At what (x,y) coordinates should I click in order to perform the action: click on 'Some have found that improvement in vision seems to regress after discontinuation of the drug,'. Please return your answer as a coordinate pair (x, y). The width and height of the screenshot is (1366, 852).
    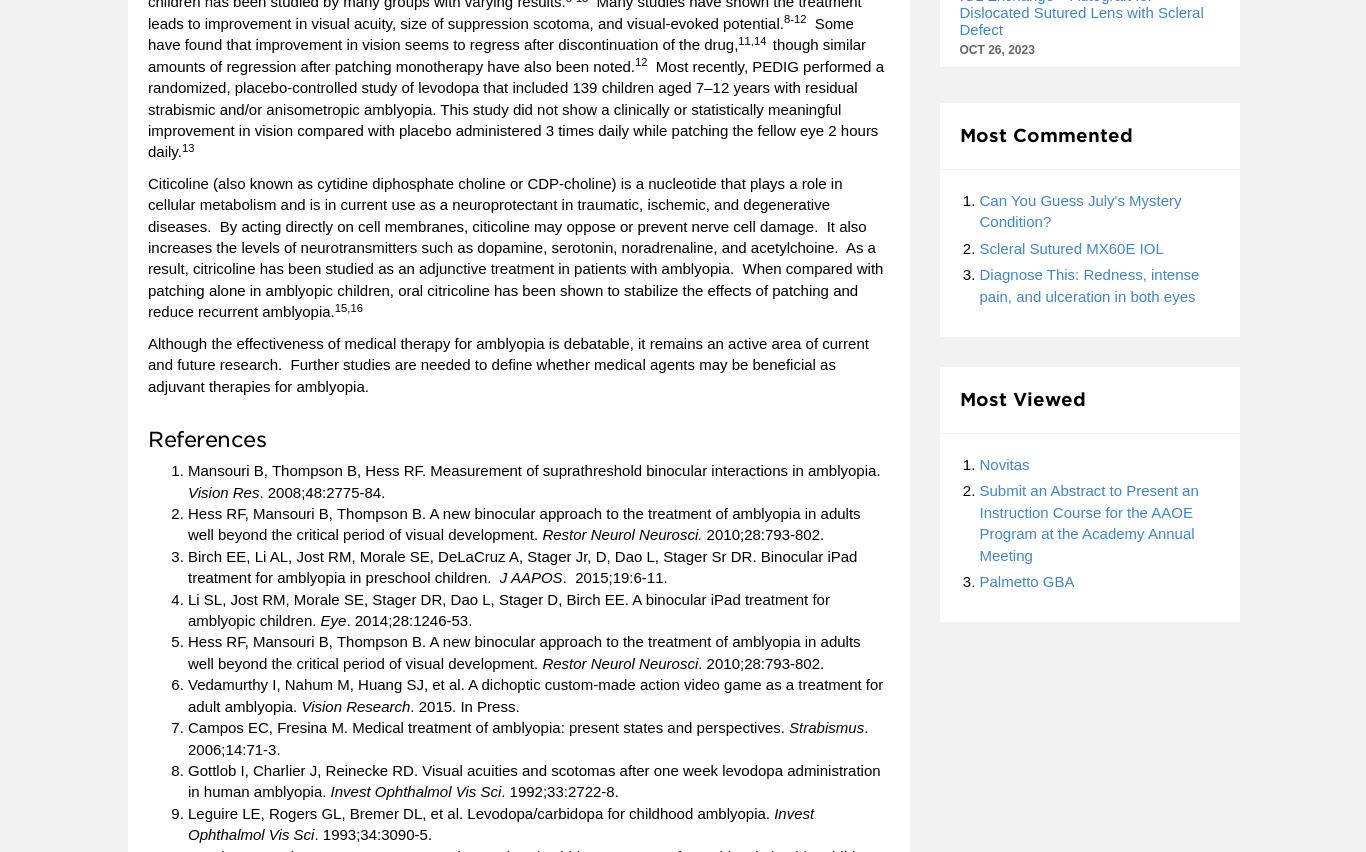
    Looking at the image, I should click on (146, 32).